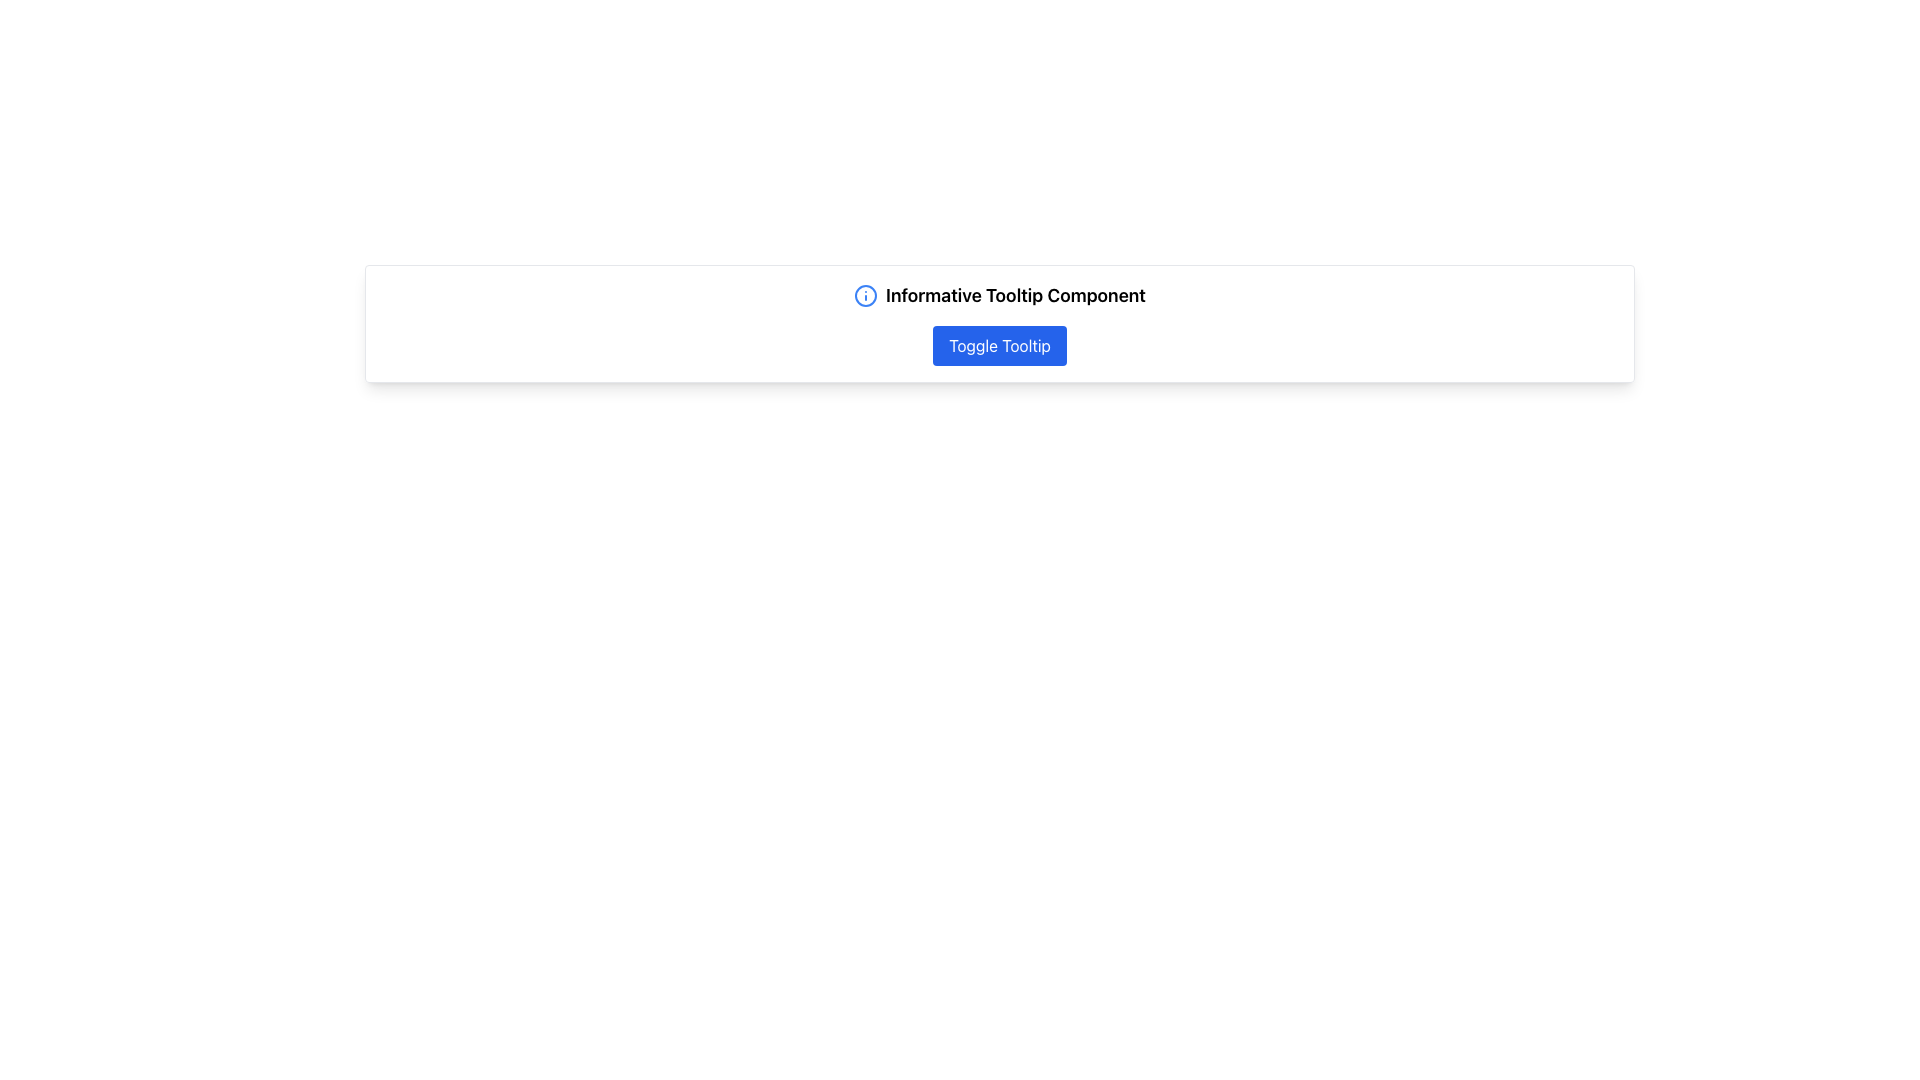  What do you see at coordinates (999, 345) in the screenshot?
I see `the 'Toggle Tooltip' button with white text on a blue background` at bounding box center [999, 345].